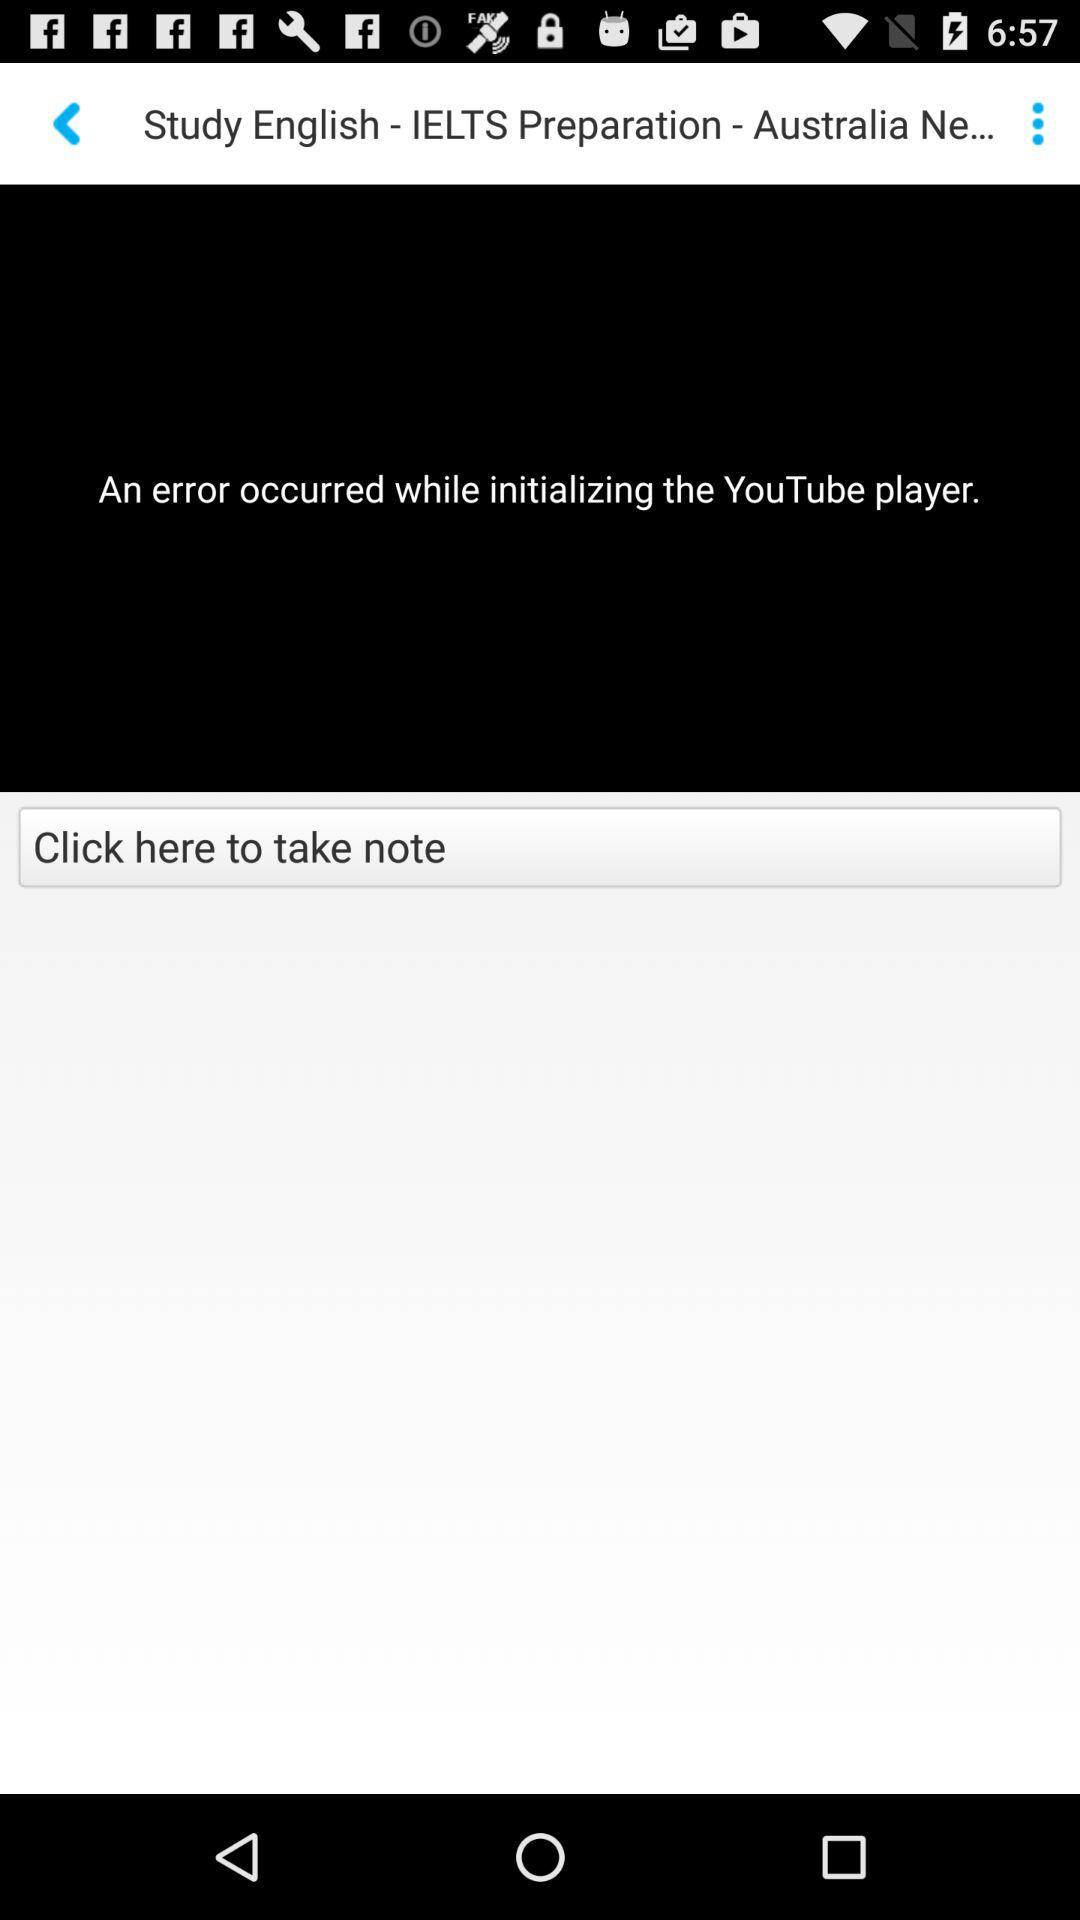 This screenshot has height=1920, width=1080. What do you see at coordinates (1036, 122) in the screenshot?
I see `the item at the top right corner` at bounding box center [1036, 122].